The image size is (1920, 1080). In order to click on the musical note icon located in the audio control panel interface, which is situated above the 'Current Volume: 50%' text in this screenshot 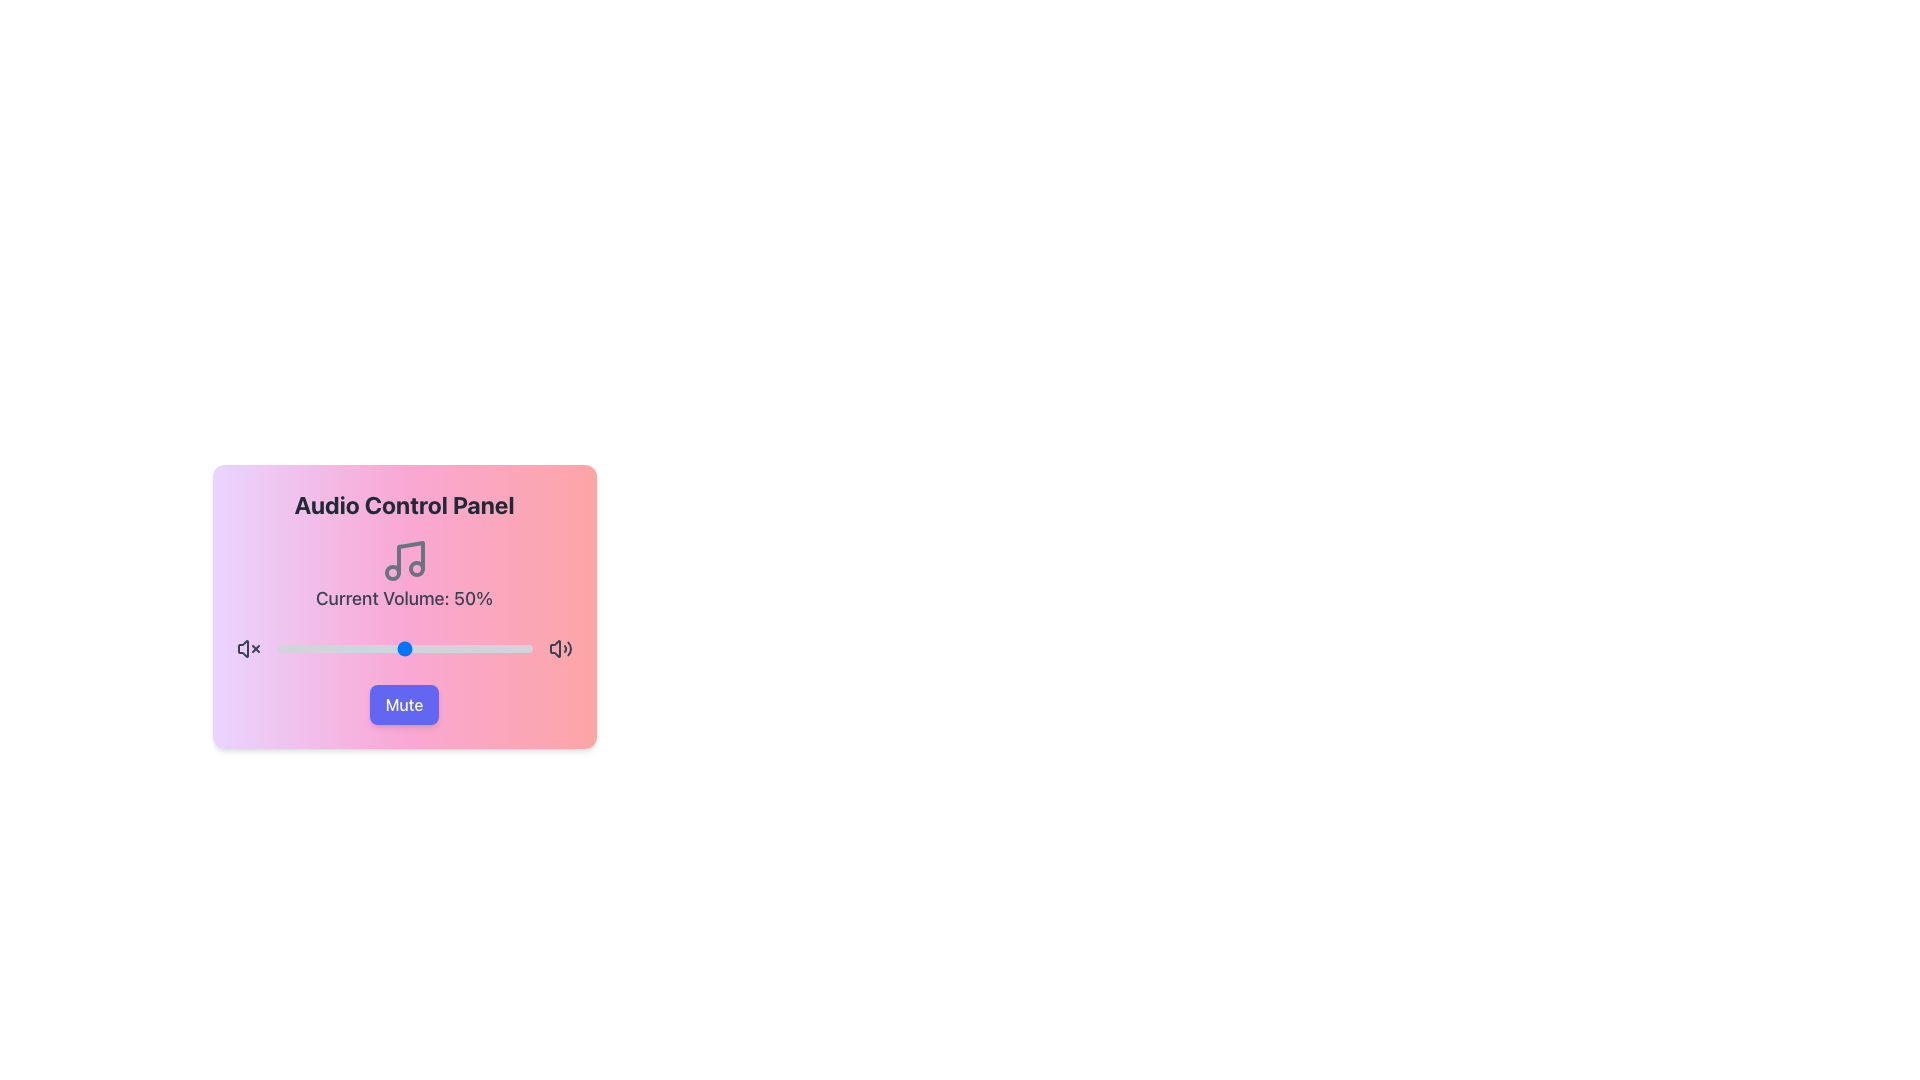, I will do `click(403, 560)`.